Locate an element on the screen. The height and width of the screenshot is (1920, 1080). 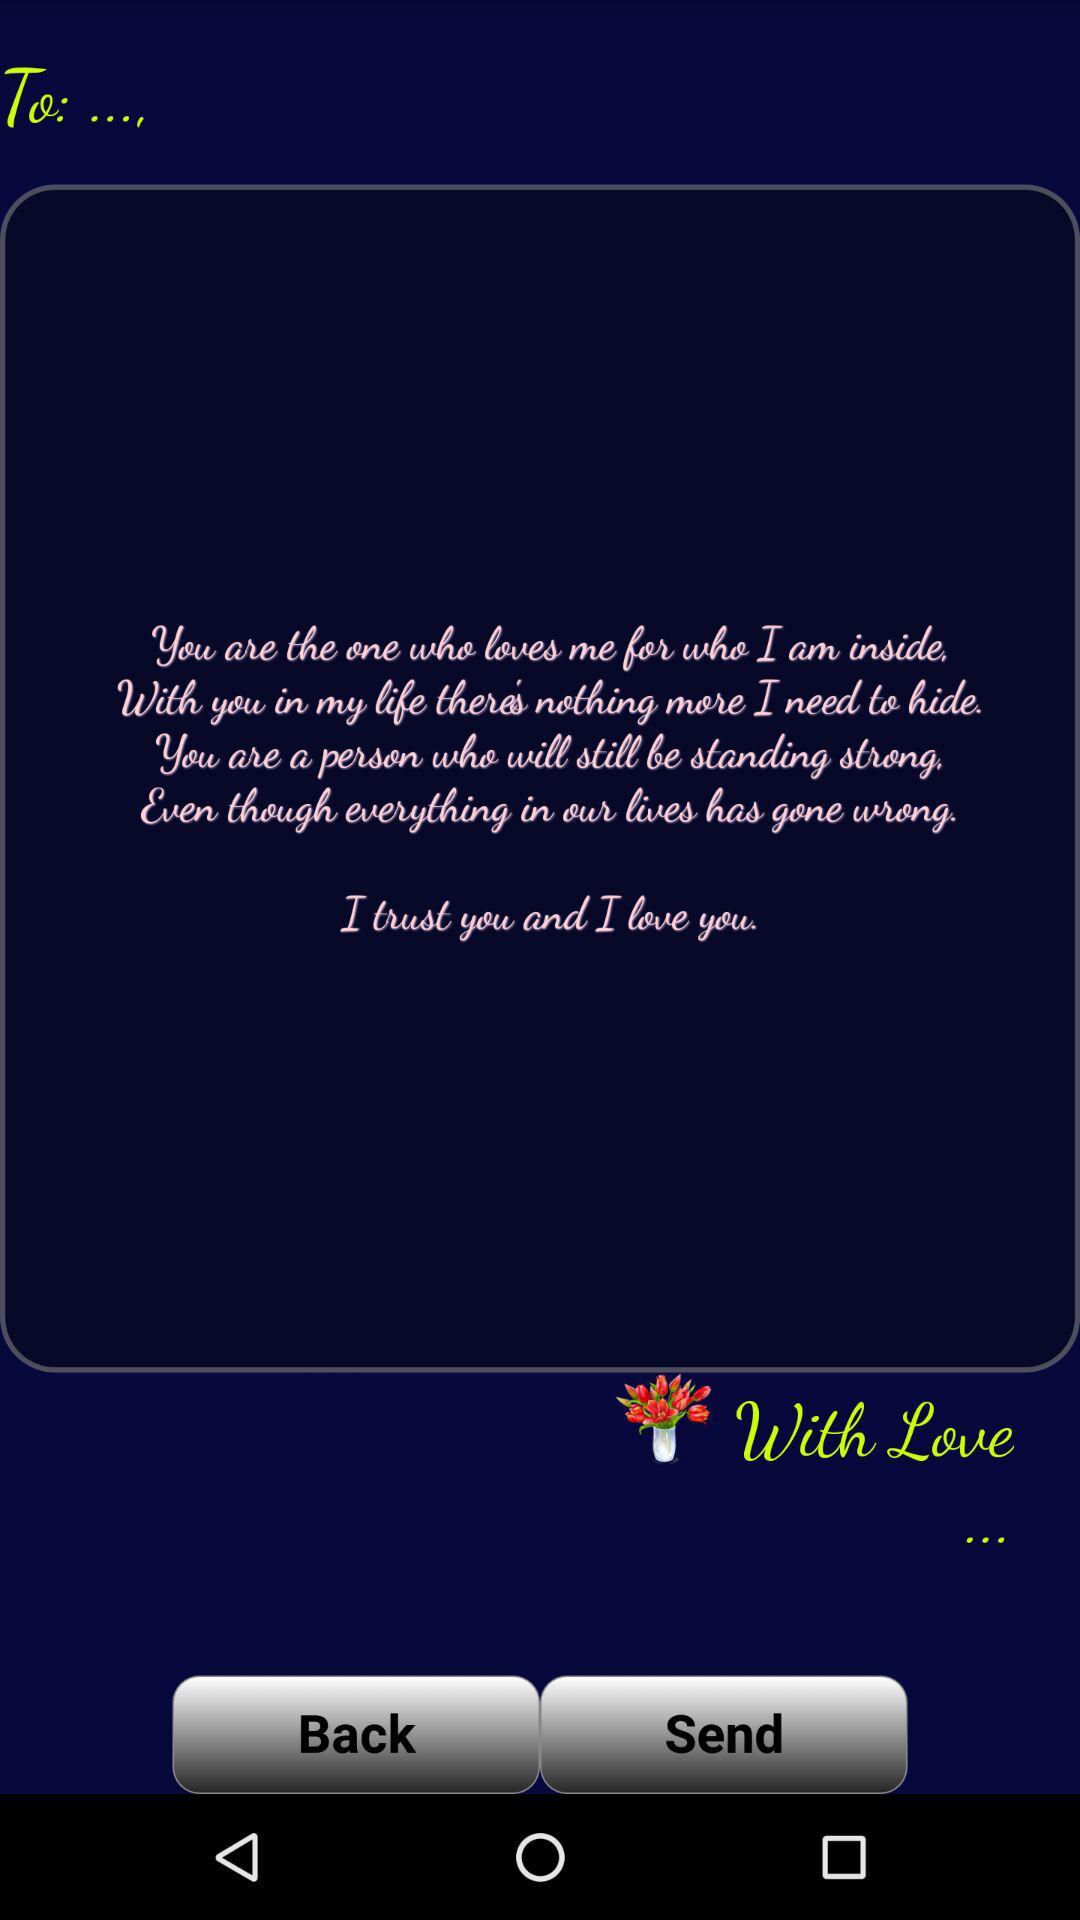
the icon to the left of send icon is located at coordinates (355, 1733).